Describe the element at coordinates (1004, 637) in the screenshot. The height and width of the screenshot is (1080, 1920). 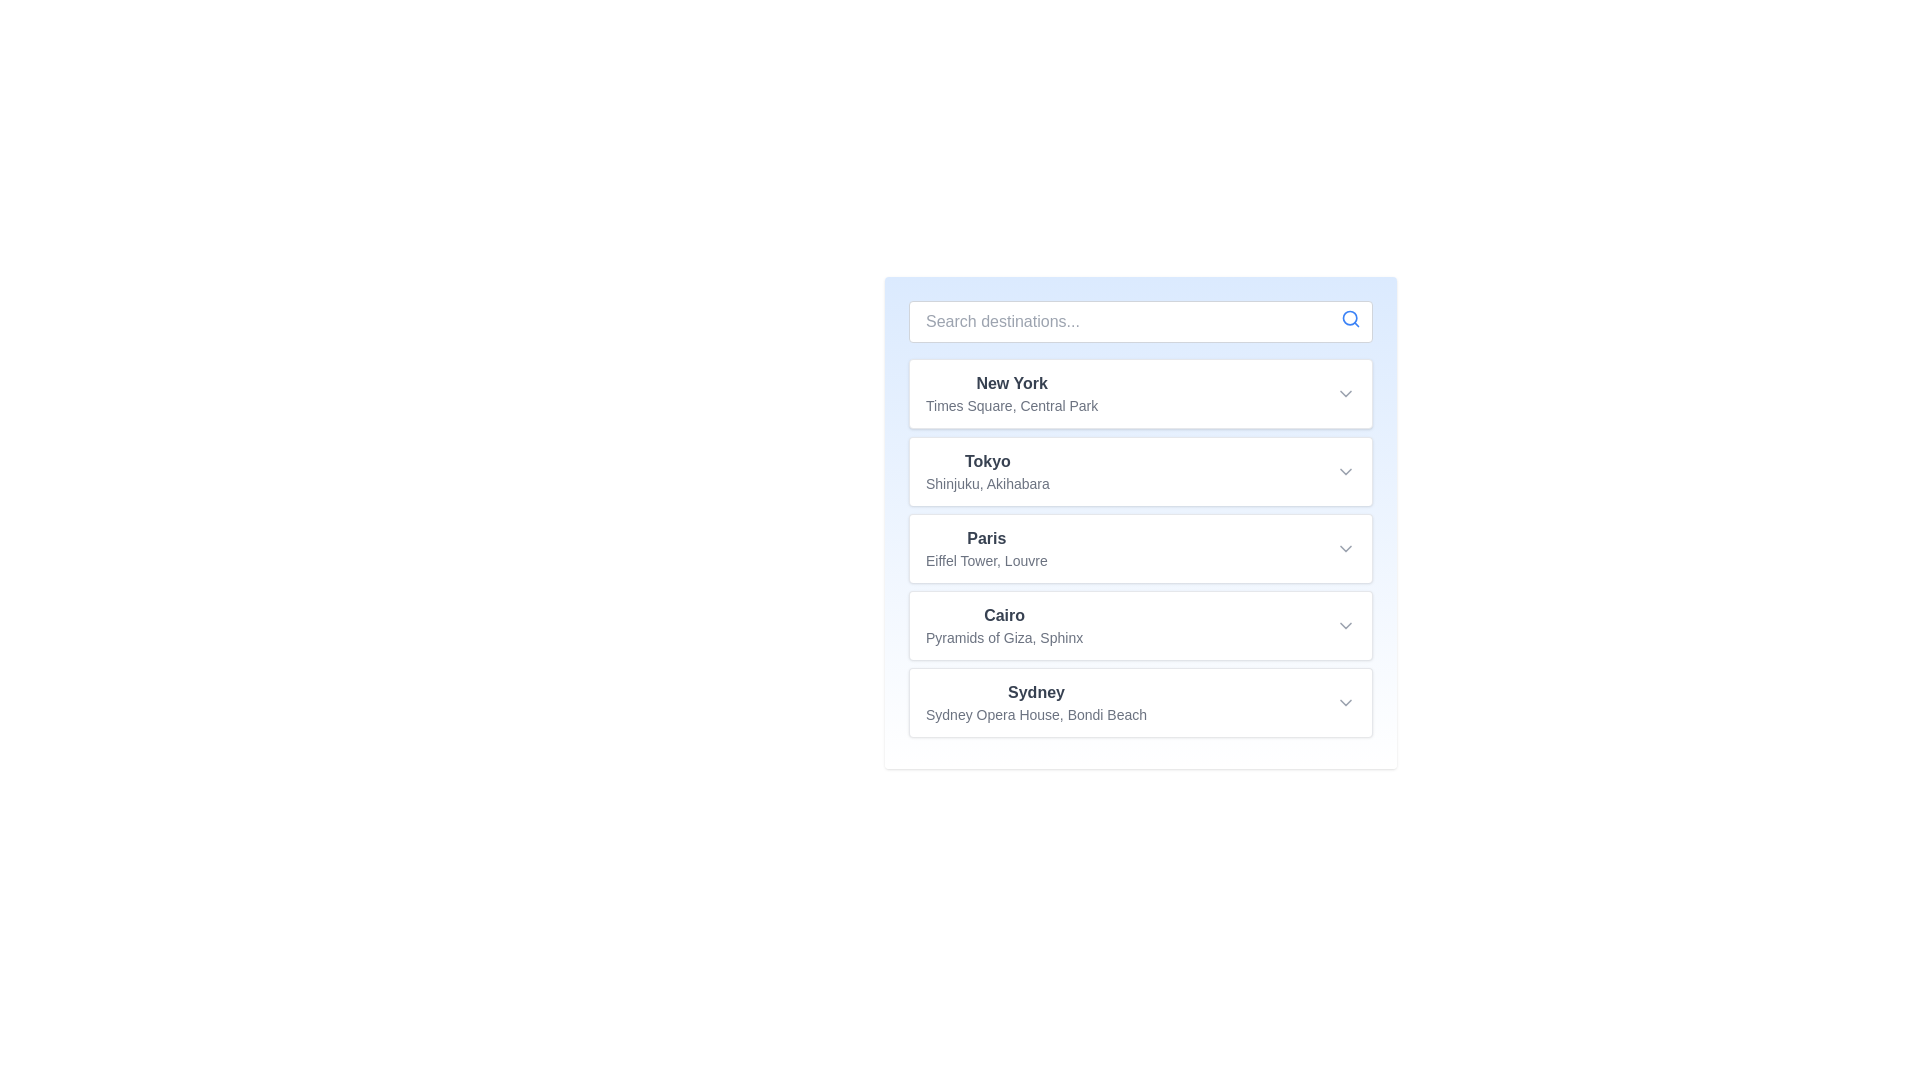
I see `the Text label displaying 'Pyramids of Giza, Sphinx', which is located directly below the title 'Cairo' in the list of destinations` at that location.